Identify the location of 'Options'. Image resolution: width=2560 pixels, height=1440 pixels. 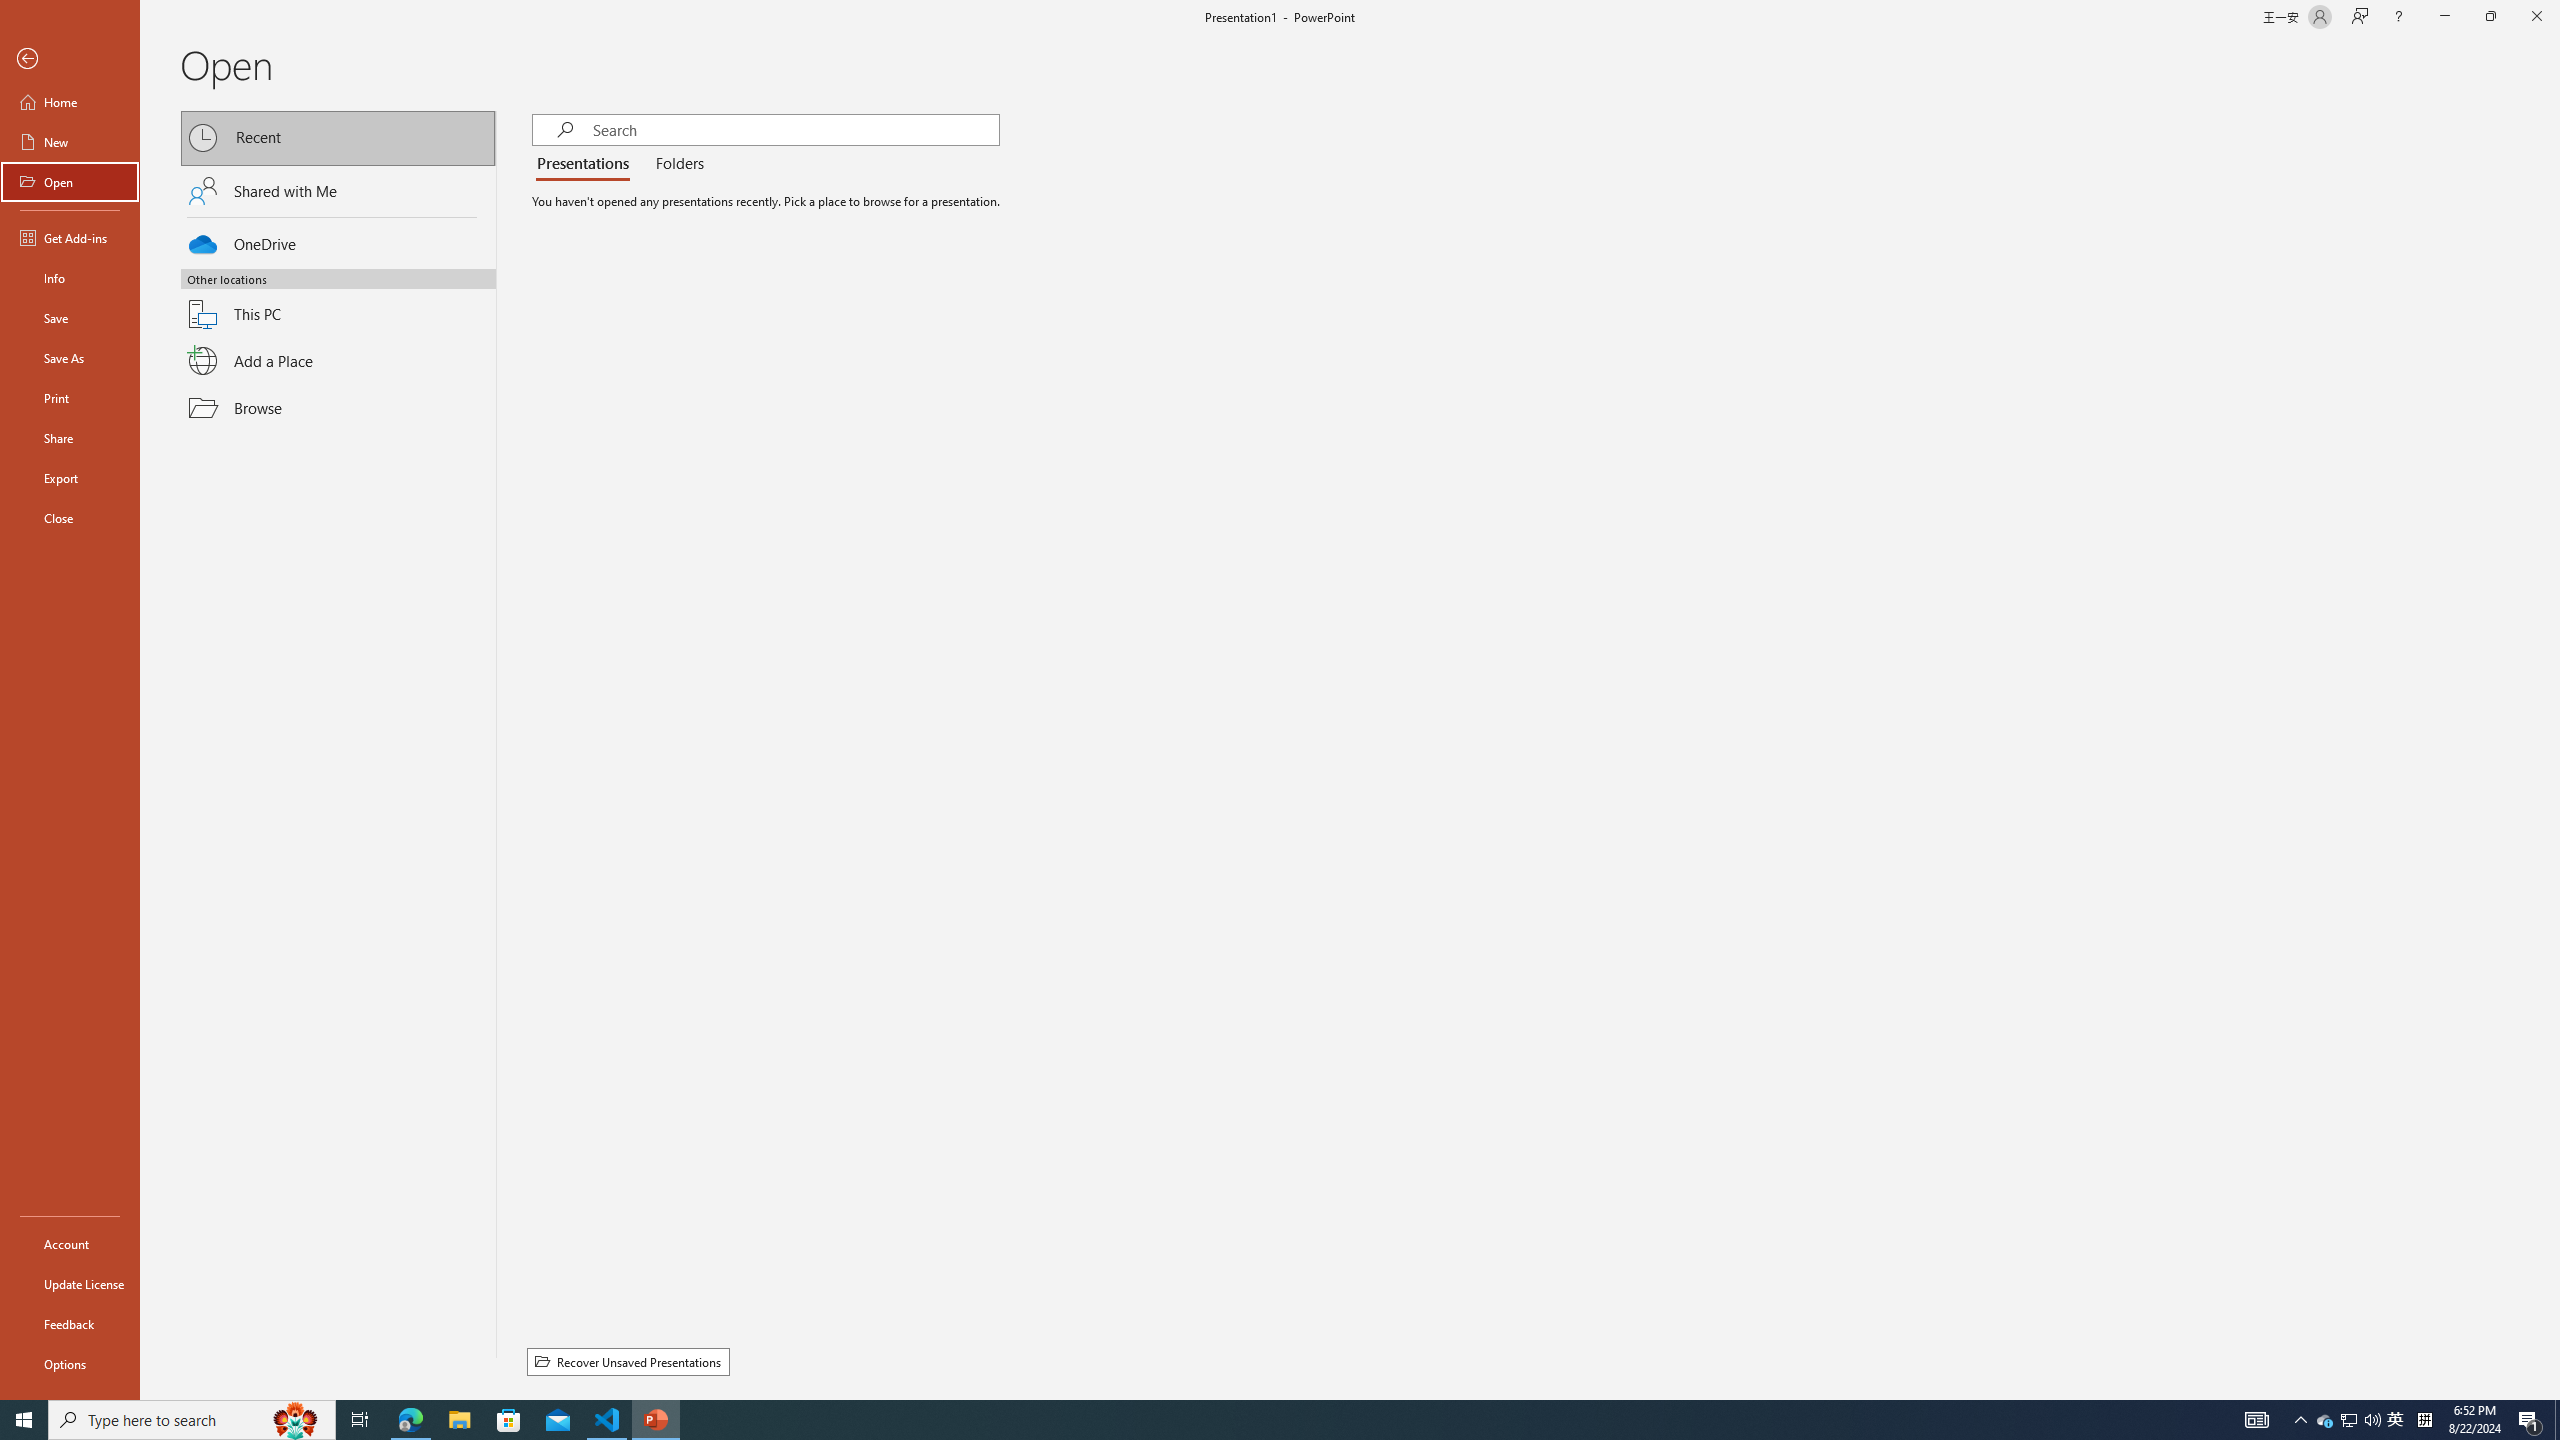
(69, 1363).